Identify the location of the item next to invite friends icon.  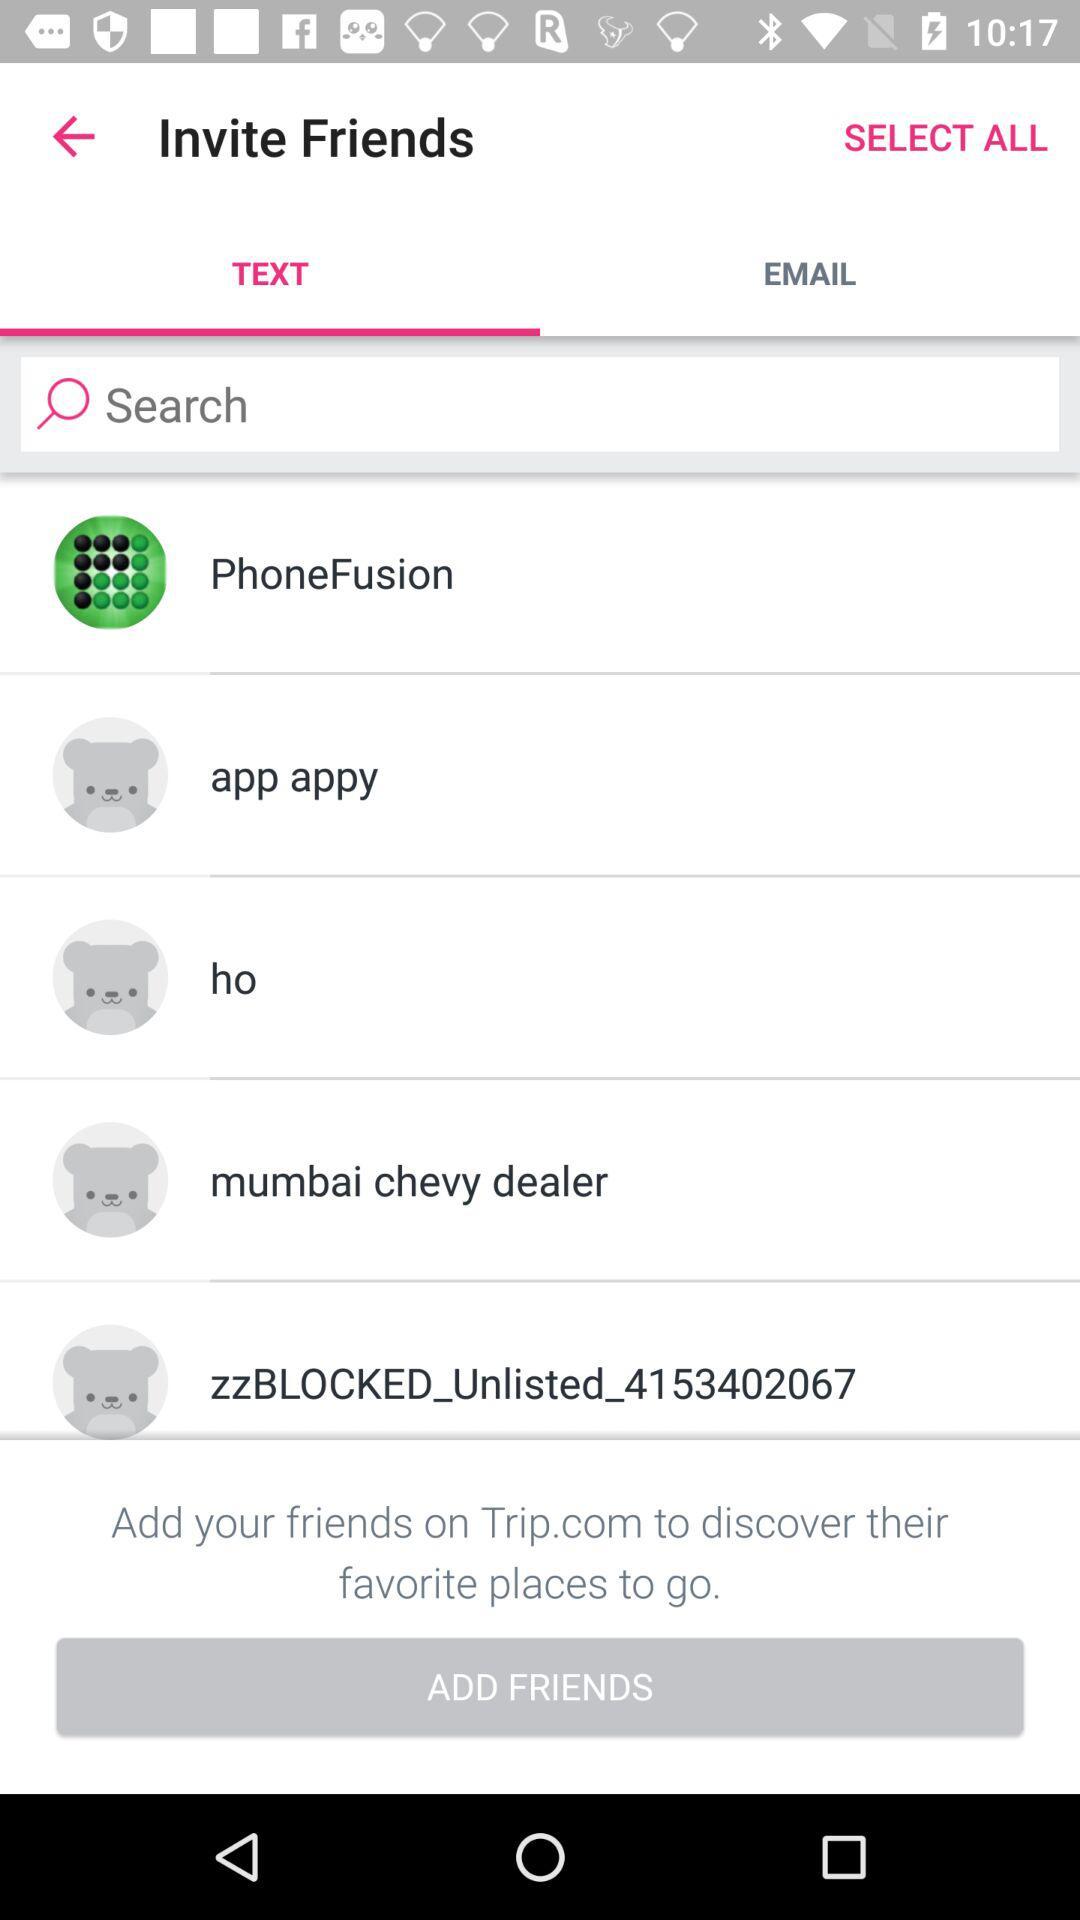
(72, 135).